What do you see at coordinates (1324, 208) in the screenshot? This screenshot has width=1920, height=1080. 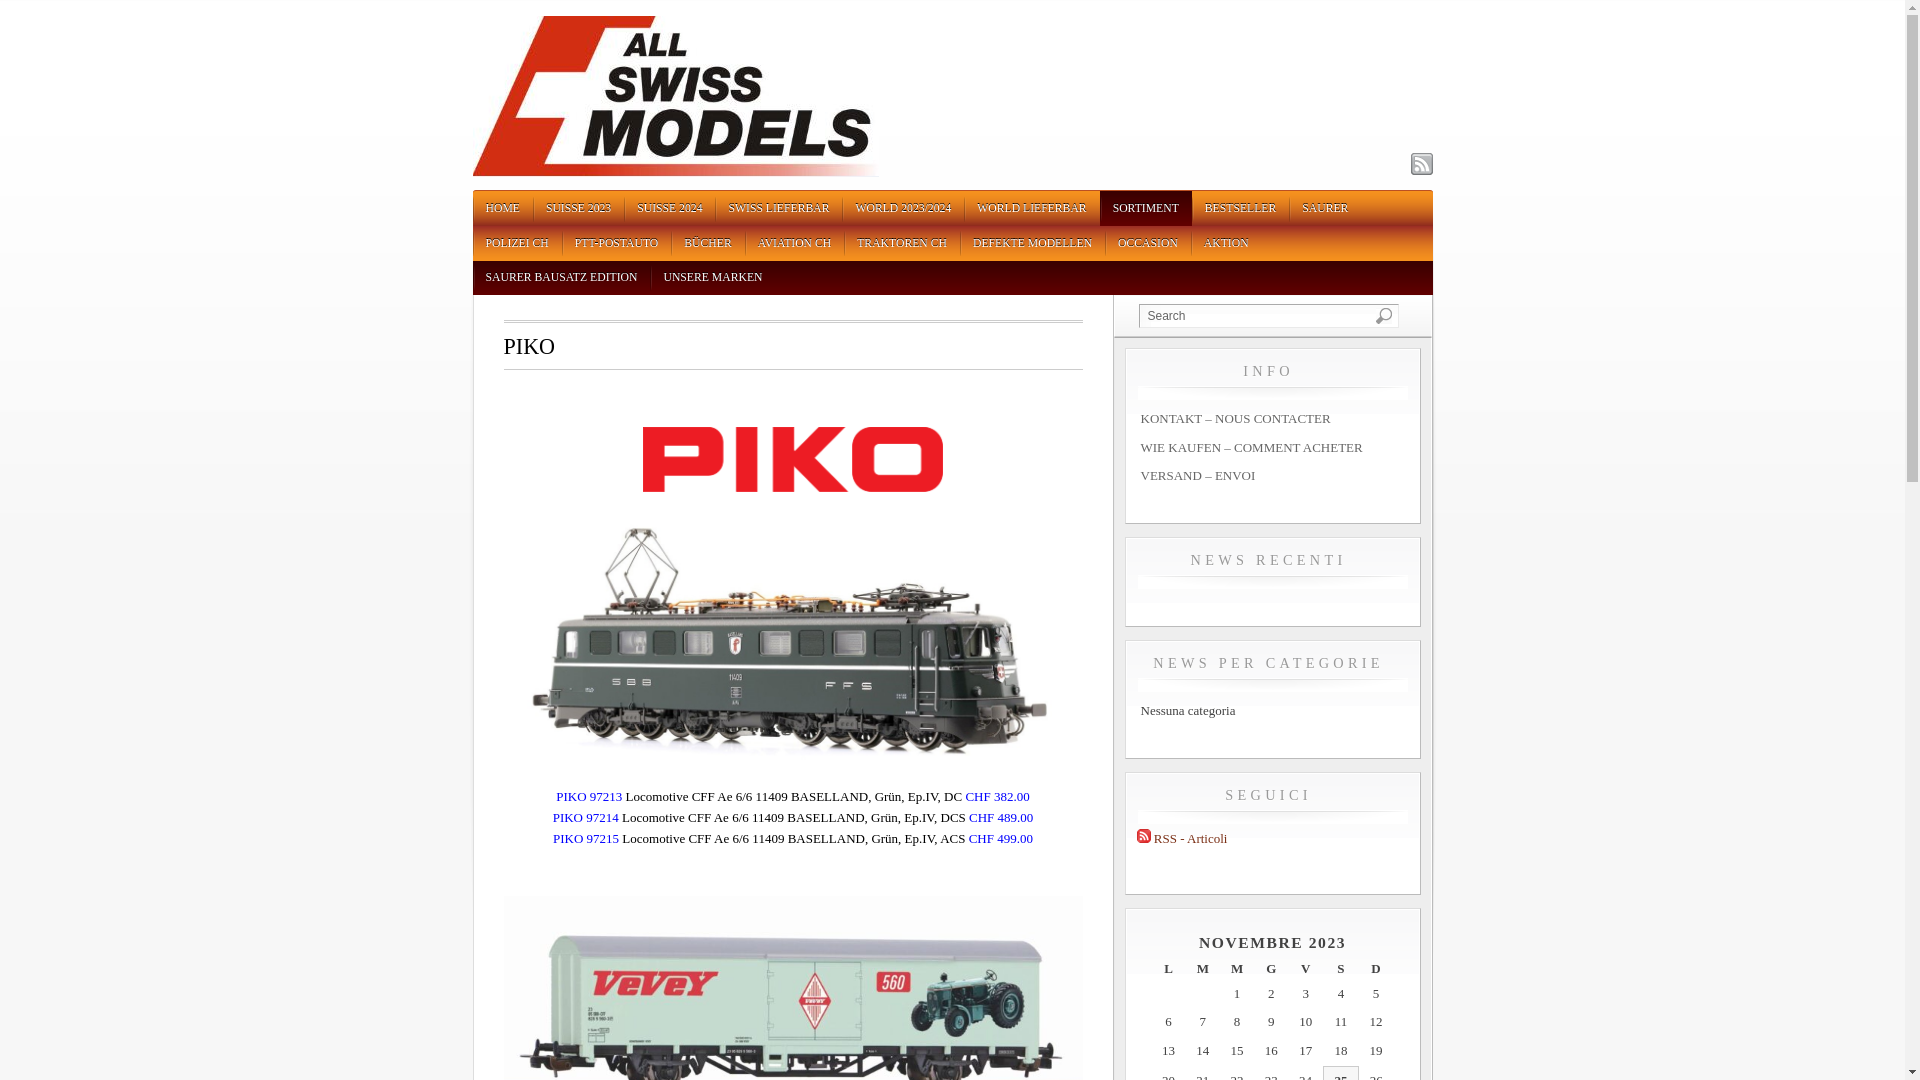 I see `'SAURER'` at bounding box center [1324, 208].